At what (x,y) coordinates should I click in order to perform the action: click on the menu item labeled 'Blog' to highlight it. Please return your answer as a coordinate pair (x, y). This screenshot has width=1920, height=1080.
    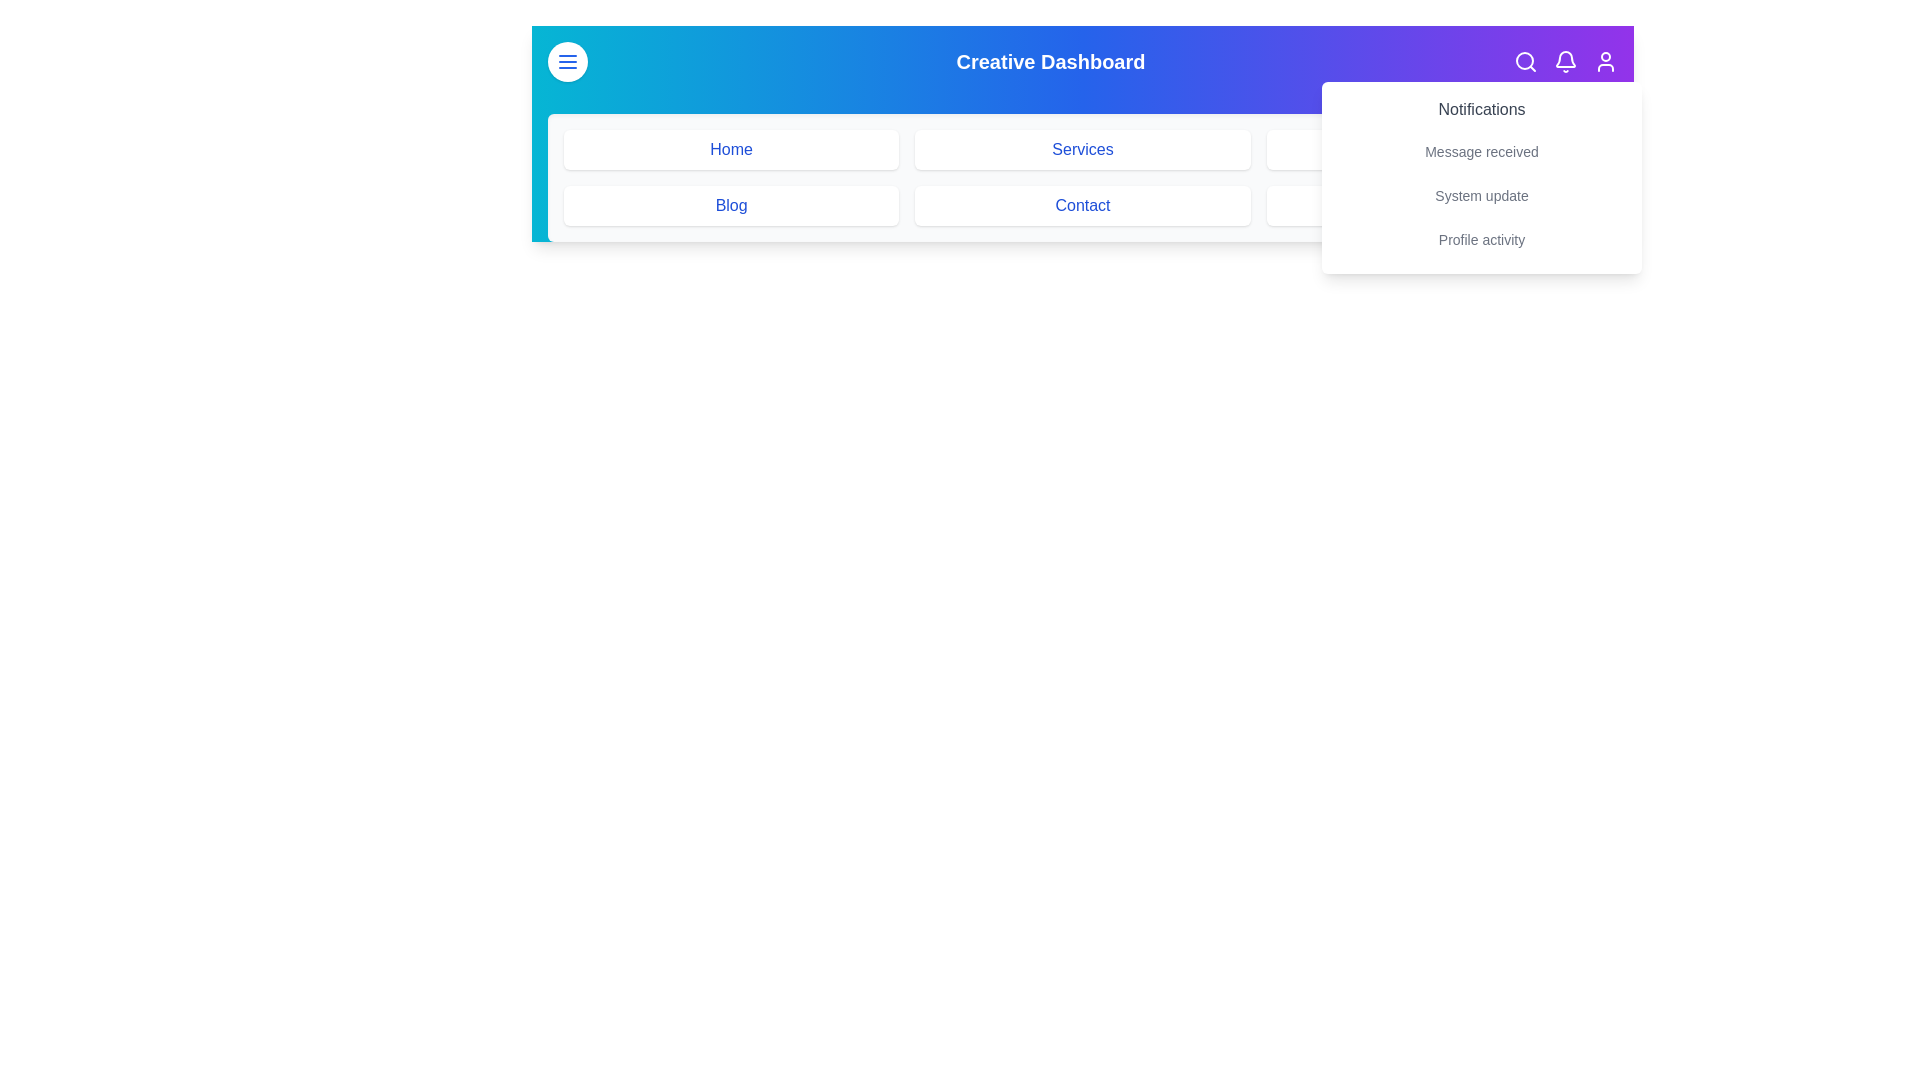
    Looking at the image, I should click on (729, 205).